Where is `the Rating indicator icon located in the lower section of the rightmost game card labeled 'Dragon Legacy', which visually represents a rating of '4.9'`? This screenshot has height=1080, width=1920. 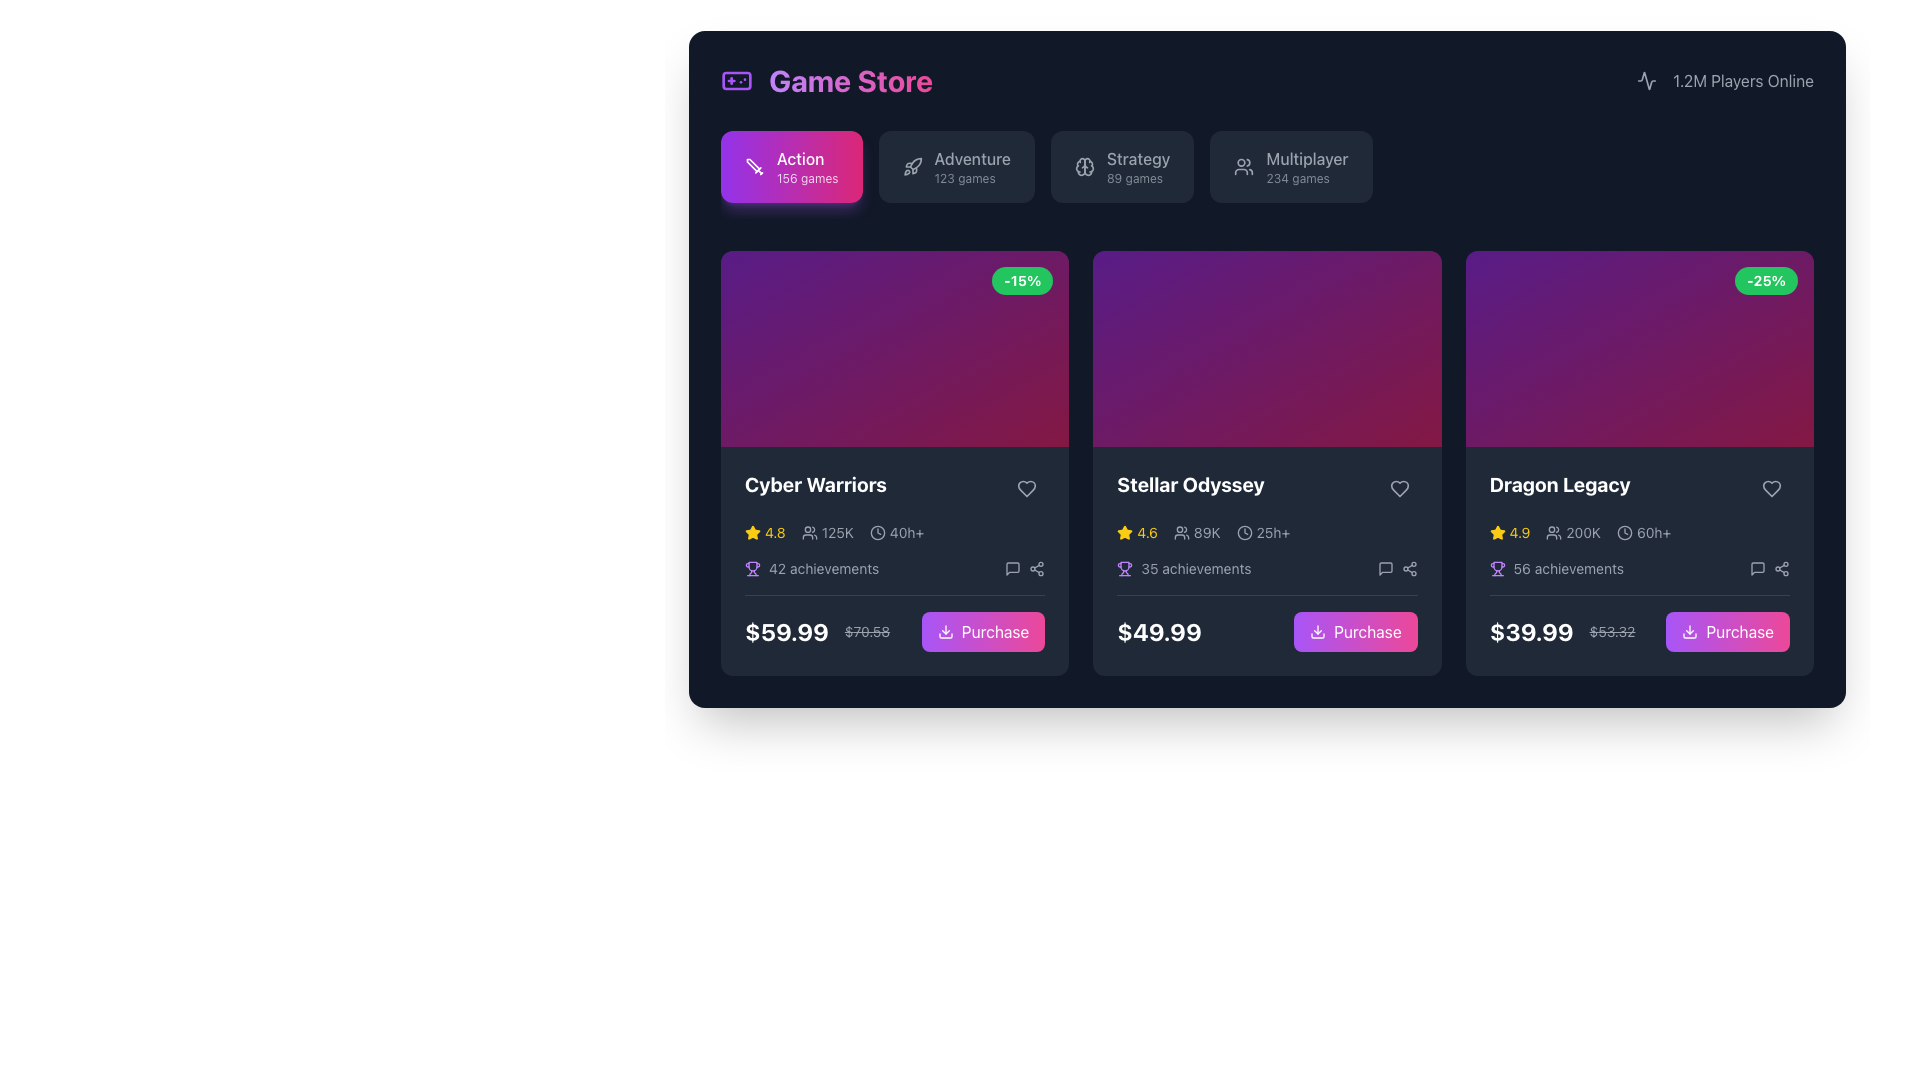 the Rating indicator icon located in the lower section of the rightmost game card labeled 'Dragon Legacy', which visually represents a rating of '4.9' is located at coordinates (1497, 531).